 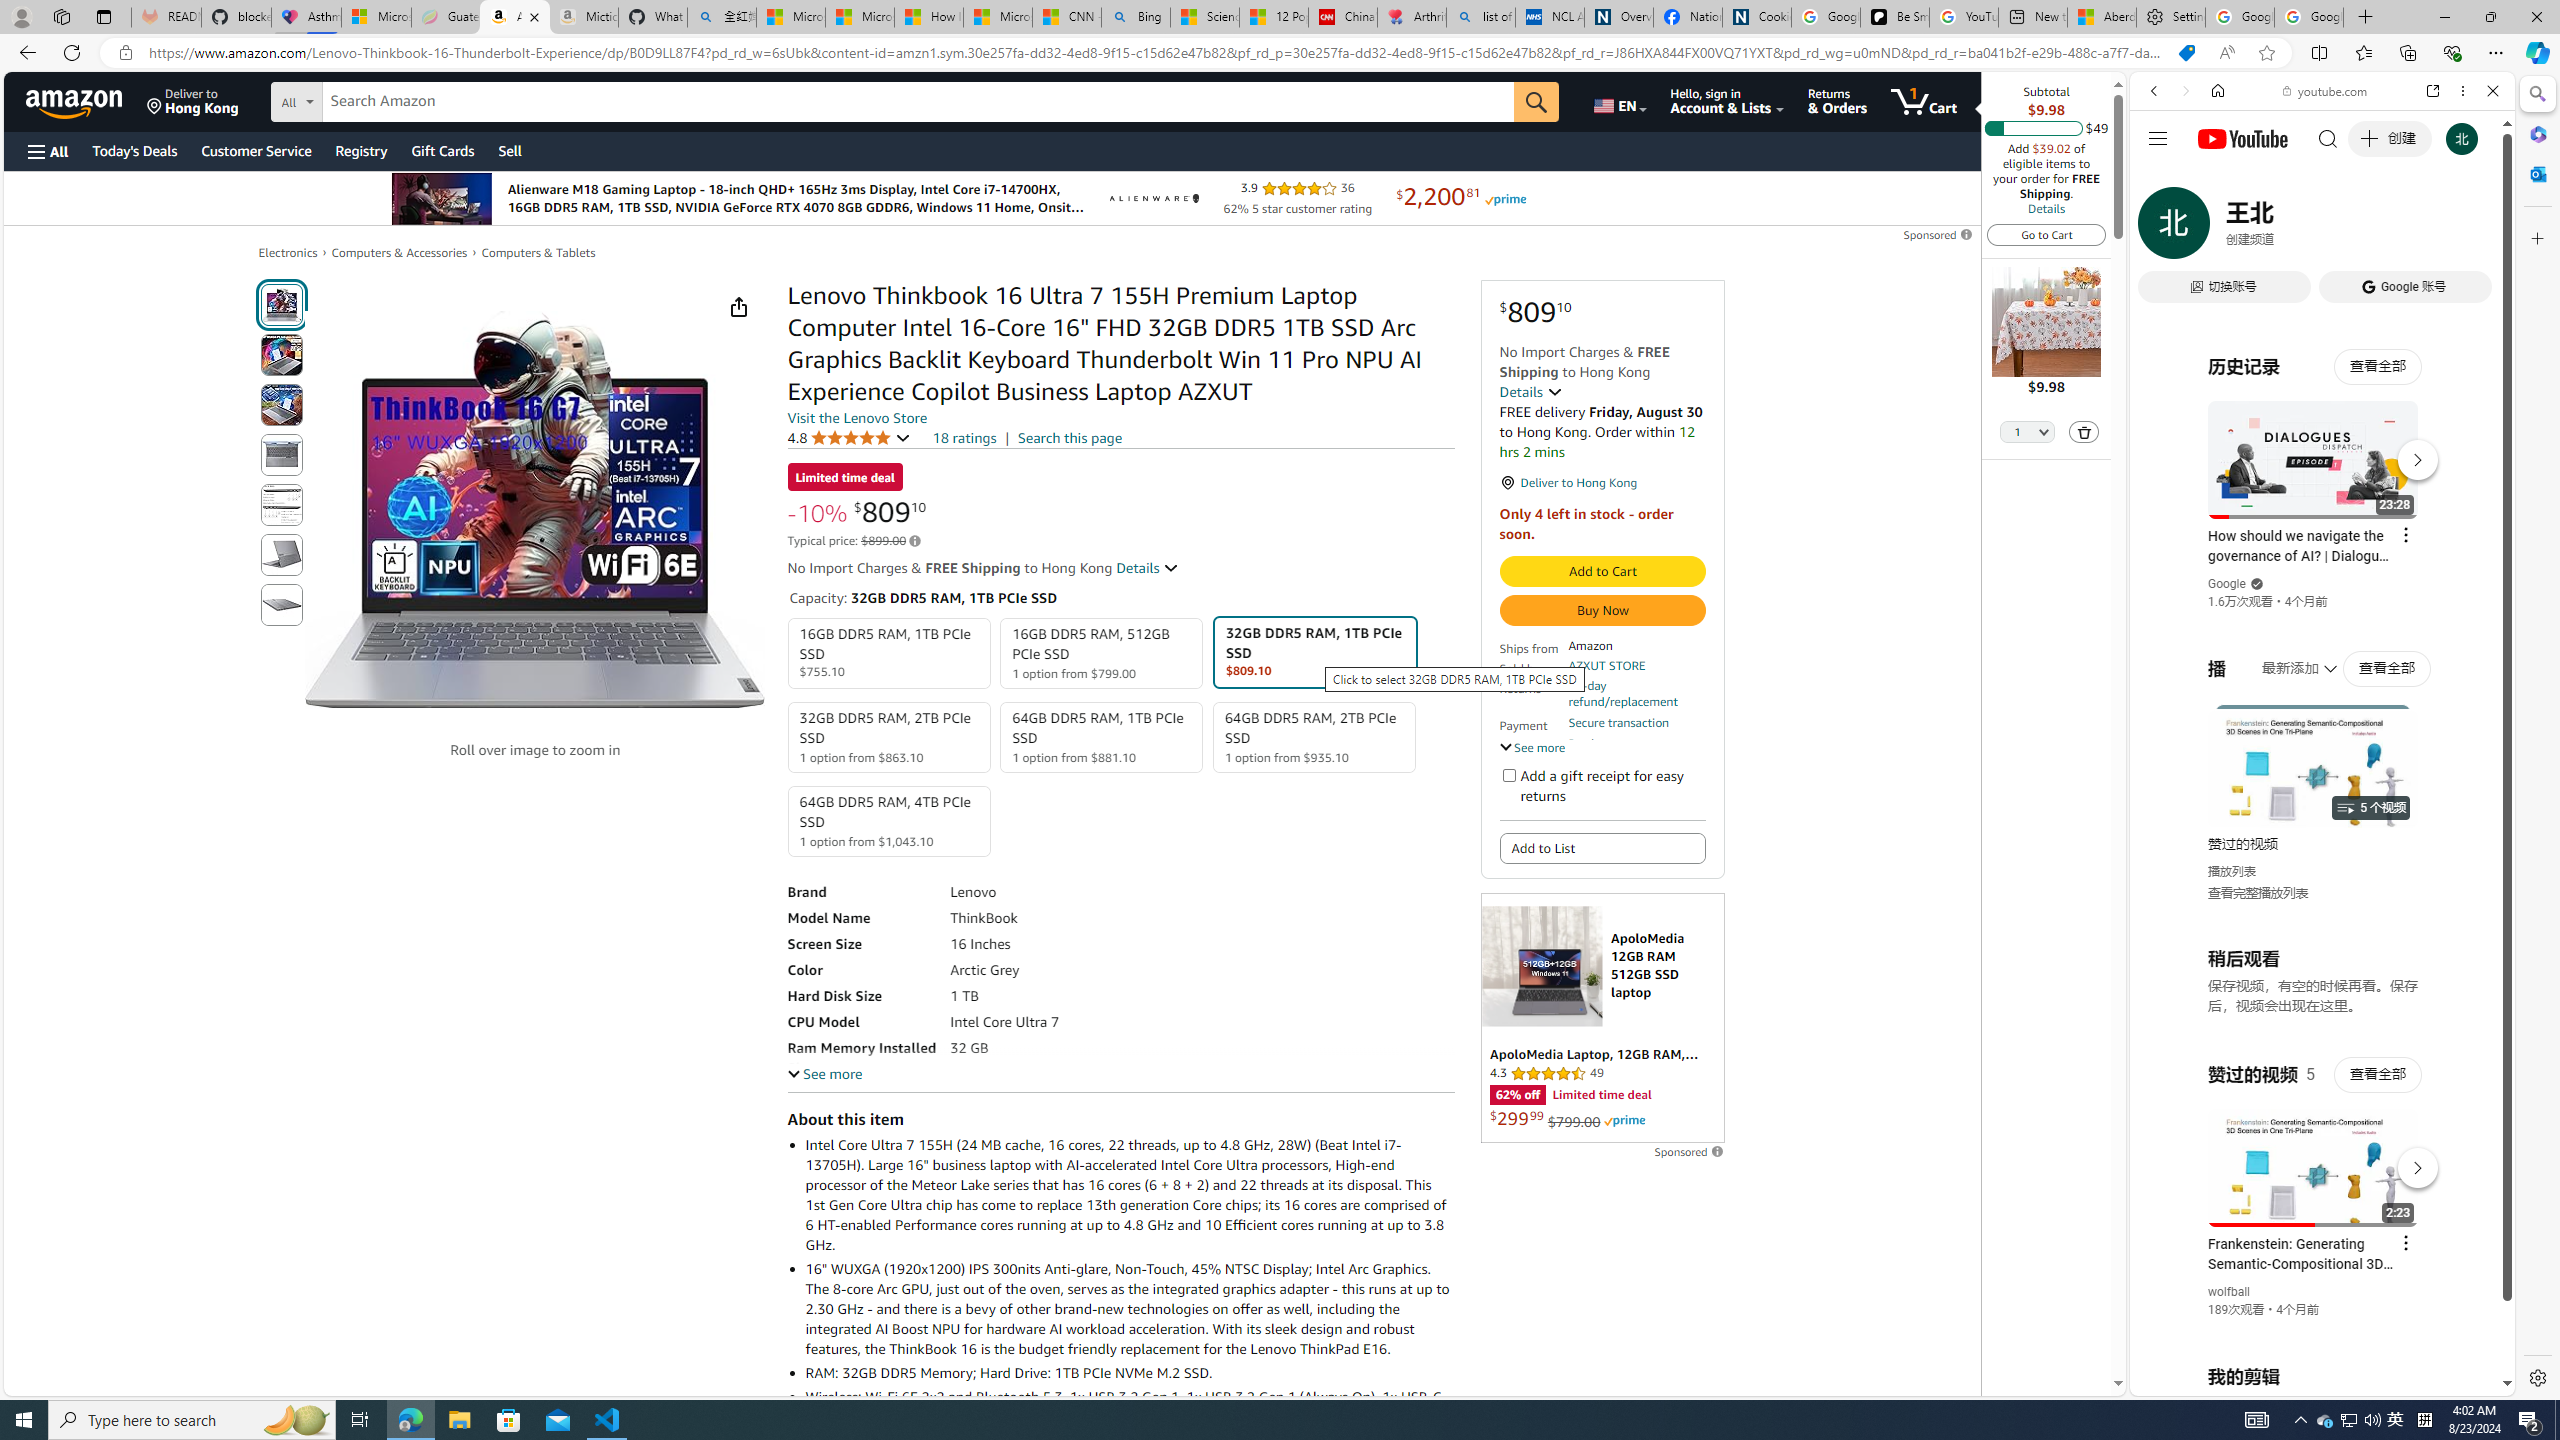 What do you see at coordinates (1602, 1018) in the screenshot?
I see `'Sponsored ad'` at bounding box center [1602, 1018].